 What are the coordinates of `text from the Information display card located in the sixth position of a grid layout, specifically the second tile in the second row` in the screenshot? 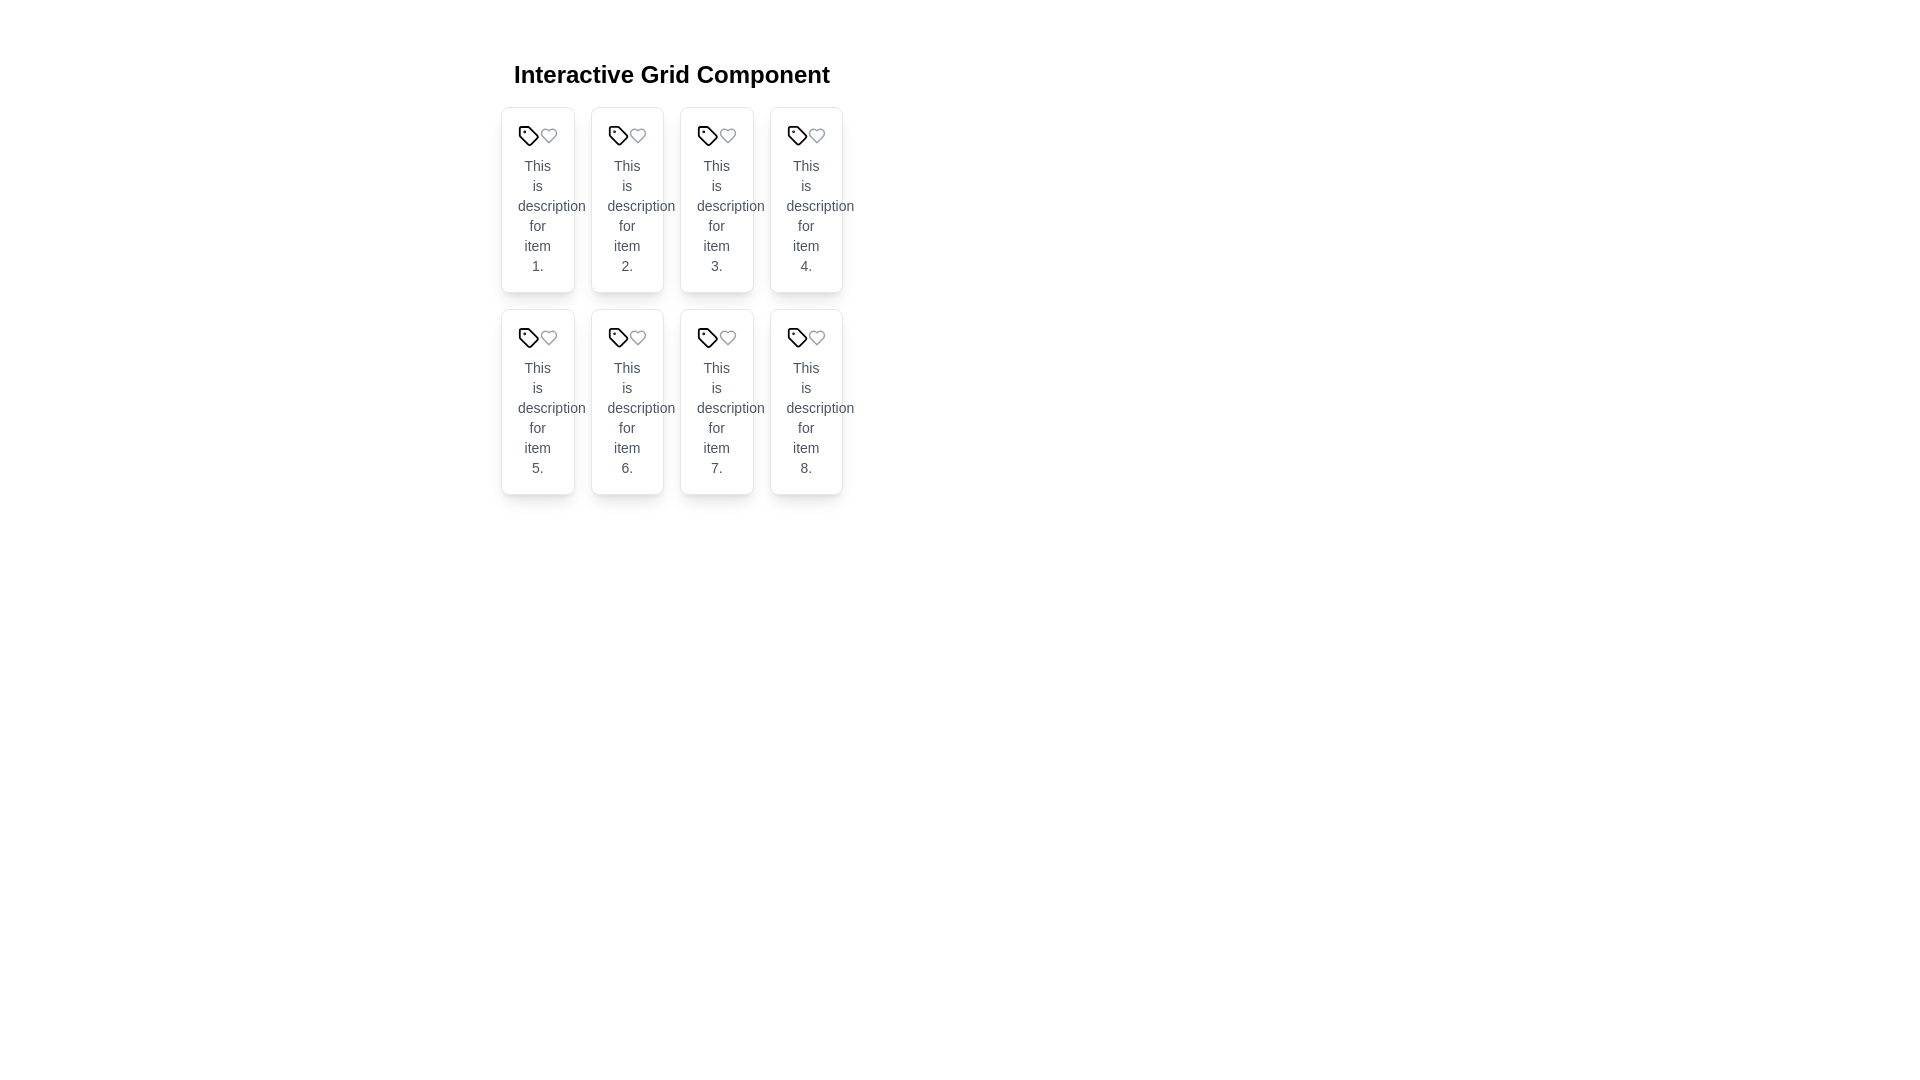 It's located at (626, 401).